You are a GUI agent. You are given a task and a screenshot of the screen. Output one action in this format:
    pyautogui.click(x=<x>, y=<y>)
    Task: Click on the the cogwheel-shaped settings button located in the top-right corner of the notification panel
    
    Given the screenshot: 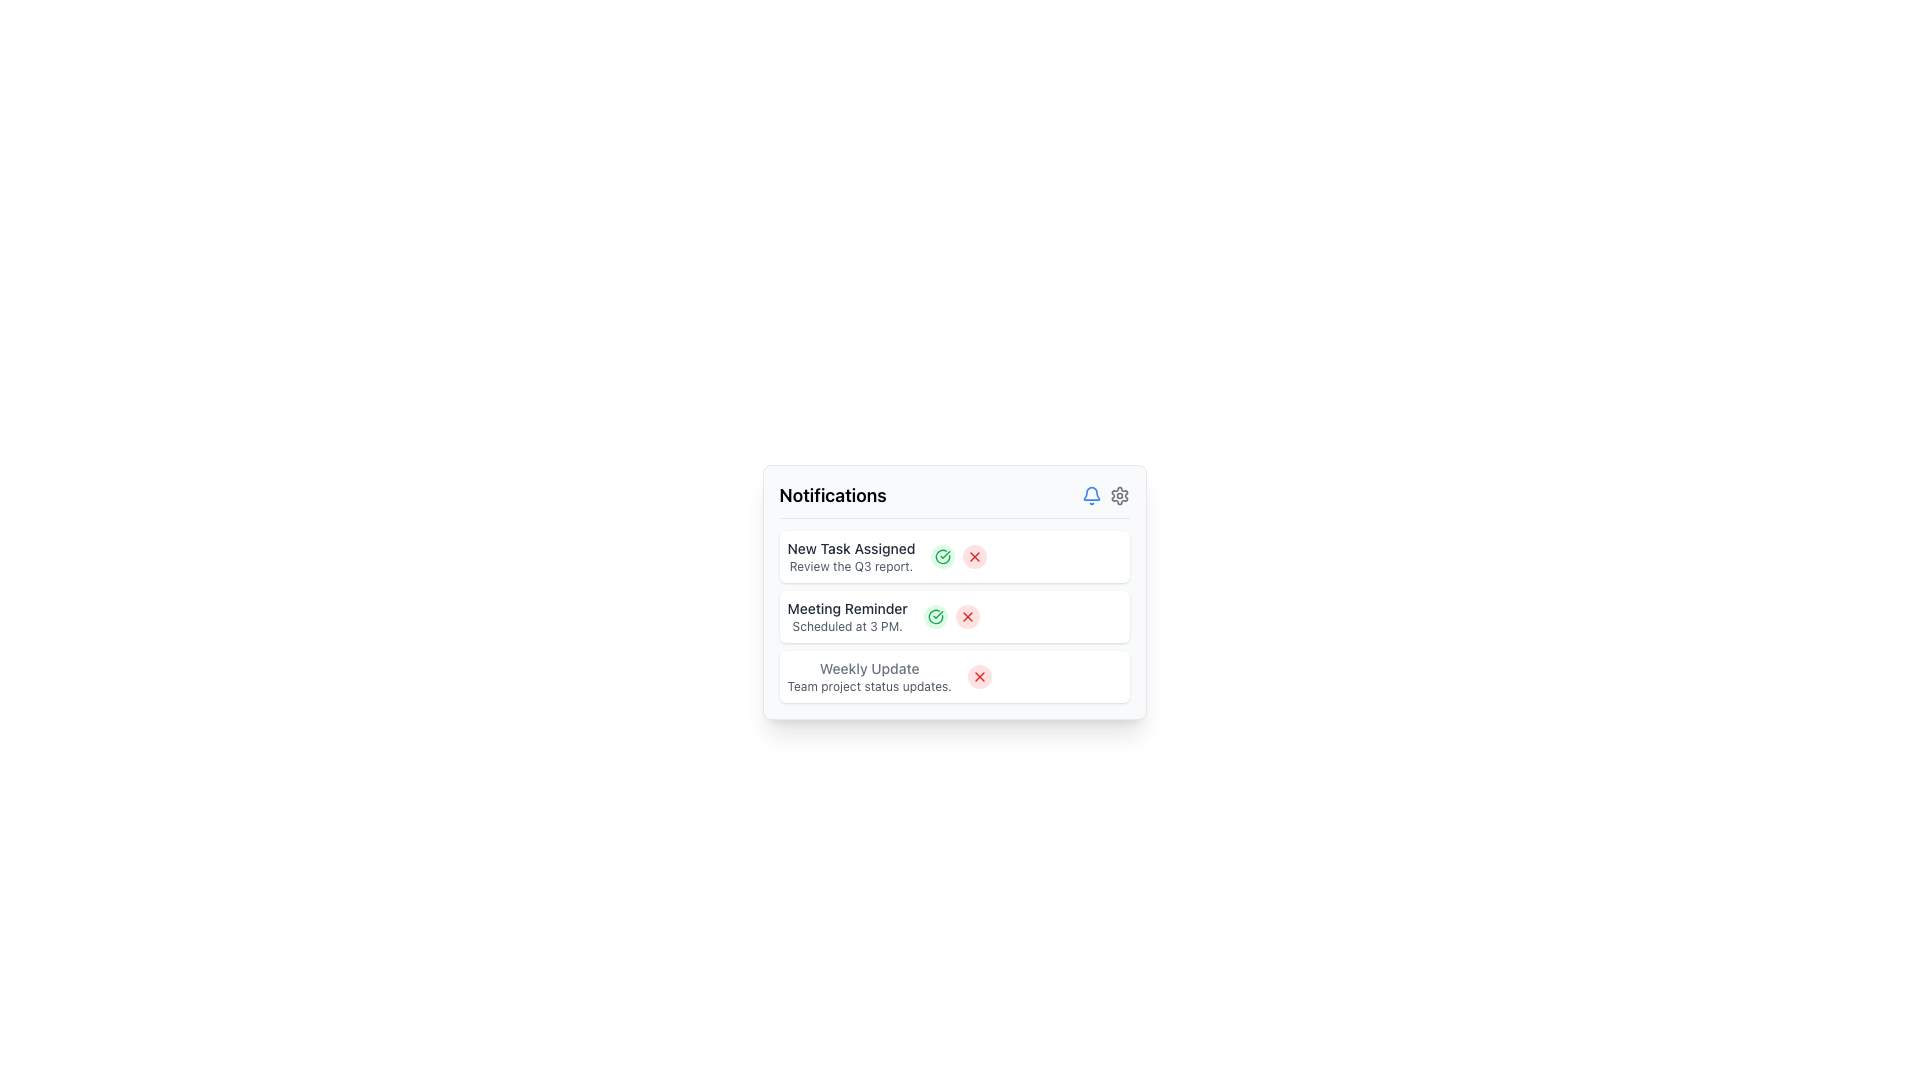 What is the action you would take?
    pyautogui.click(x=1118, y=495)
    